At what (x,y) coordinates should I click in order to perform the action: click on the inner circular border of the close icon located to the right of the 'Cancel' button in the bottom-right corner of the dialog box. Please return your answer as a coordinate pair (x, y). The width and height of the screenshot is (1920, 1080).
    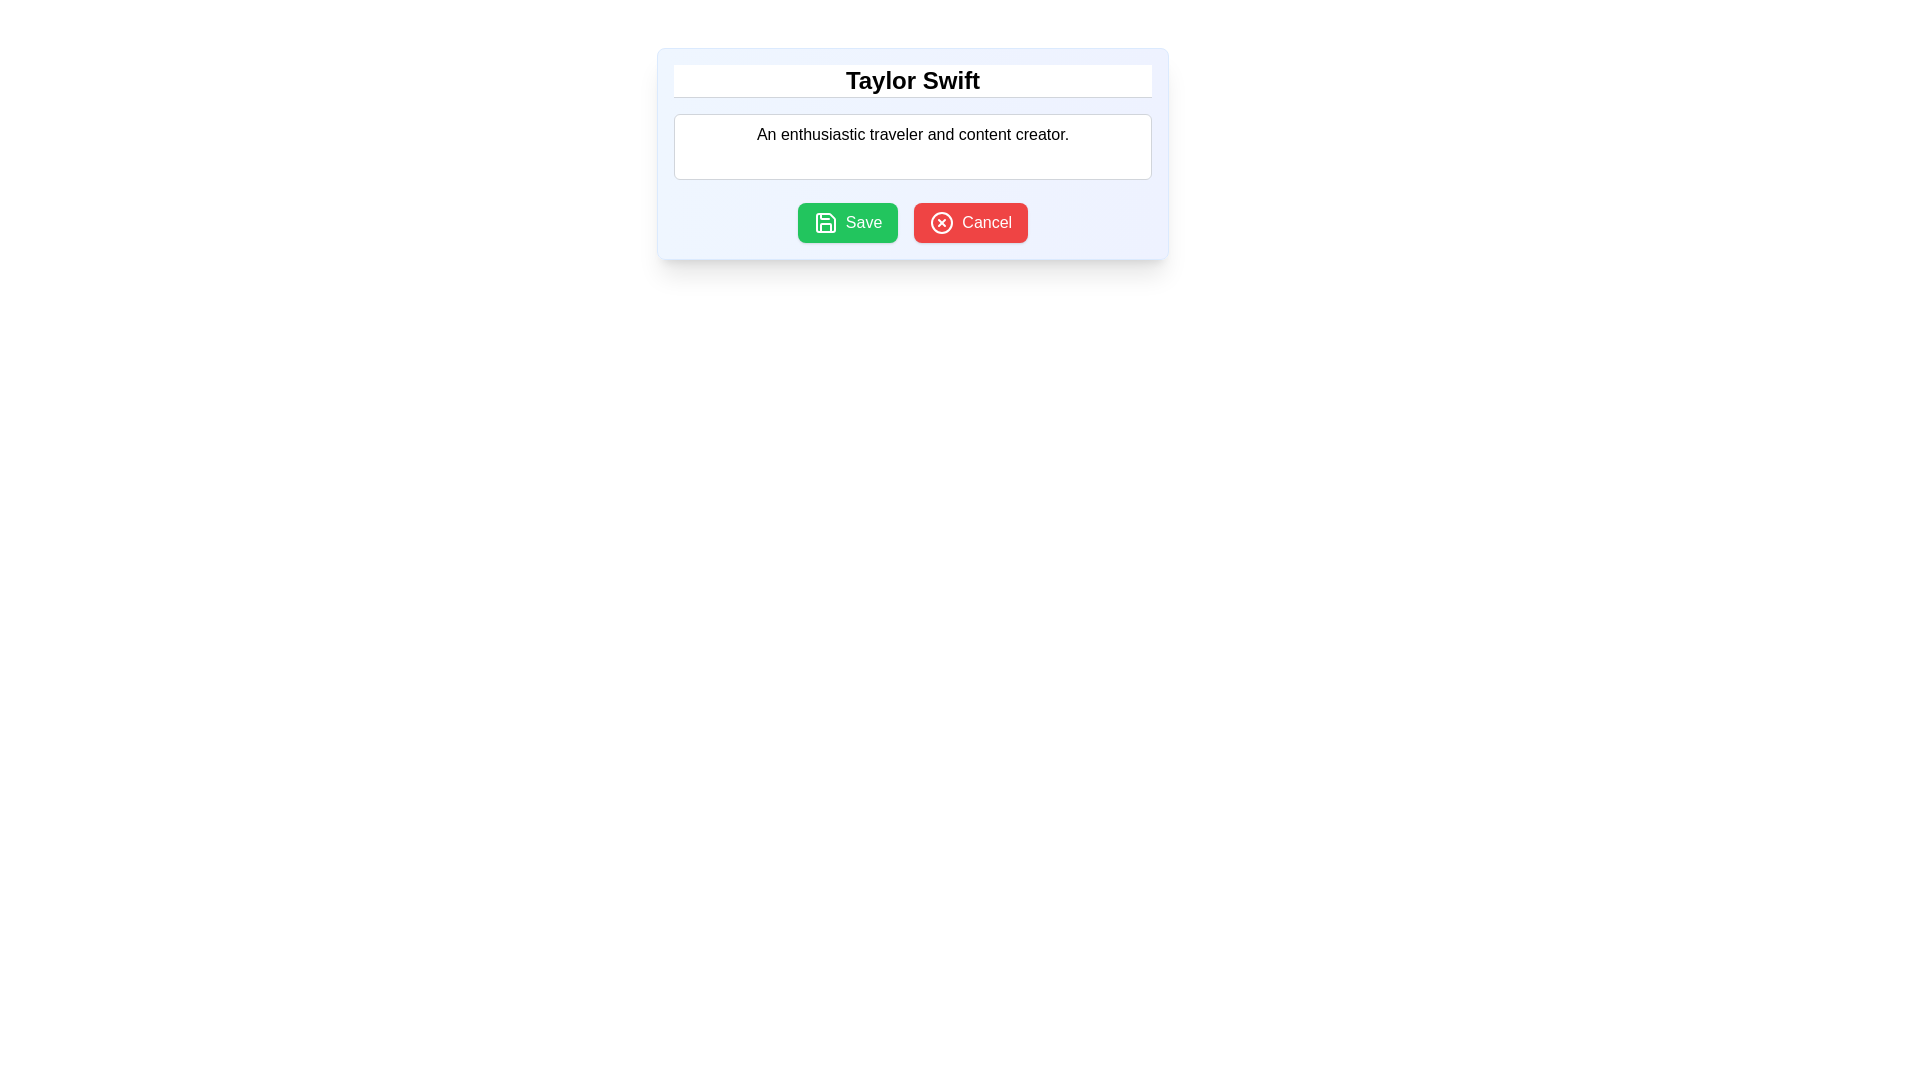
    Looking at the image, I should click on (941, 223).